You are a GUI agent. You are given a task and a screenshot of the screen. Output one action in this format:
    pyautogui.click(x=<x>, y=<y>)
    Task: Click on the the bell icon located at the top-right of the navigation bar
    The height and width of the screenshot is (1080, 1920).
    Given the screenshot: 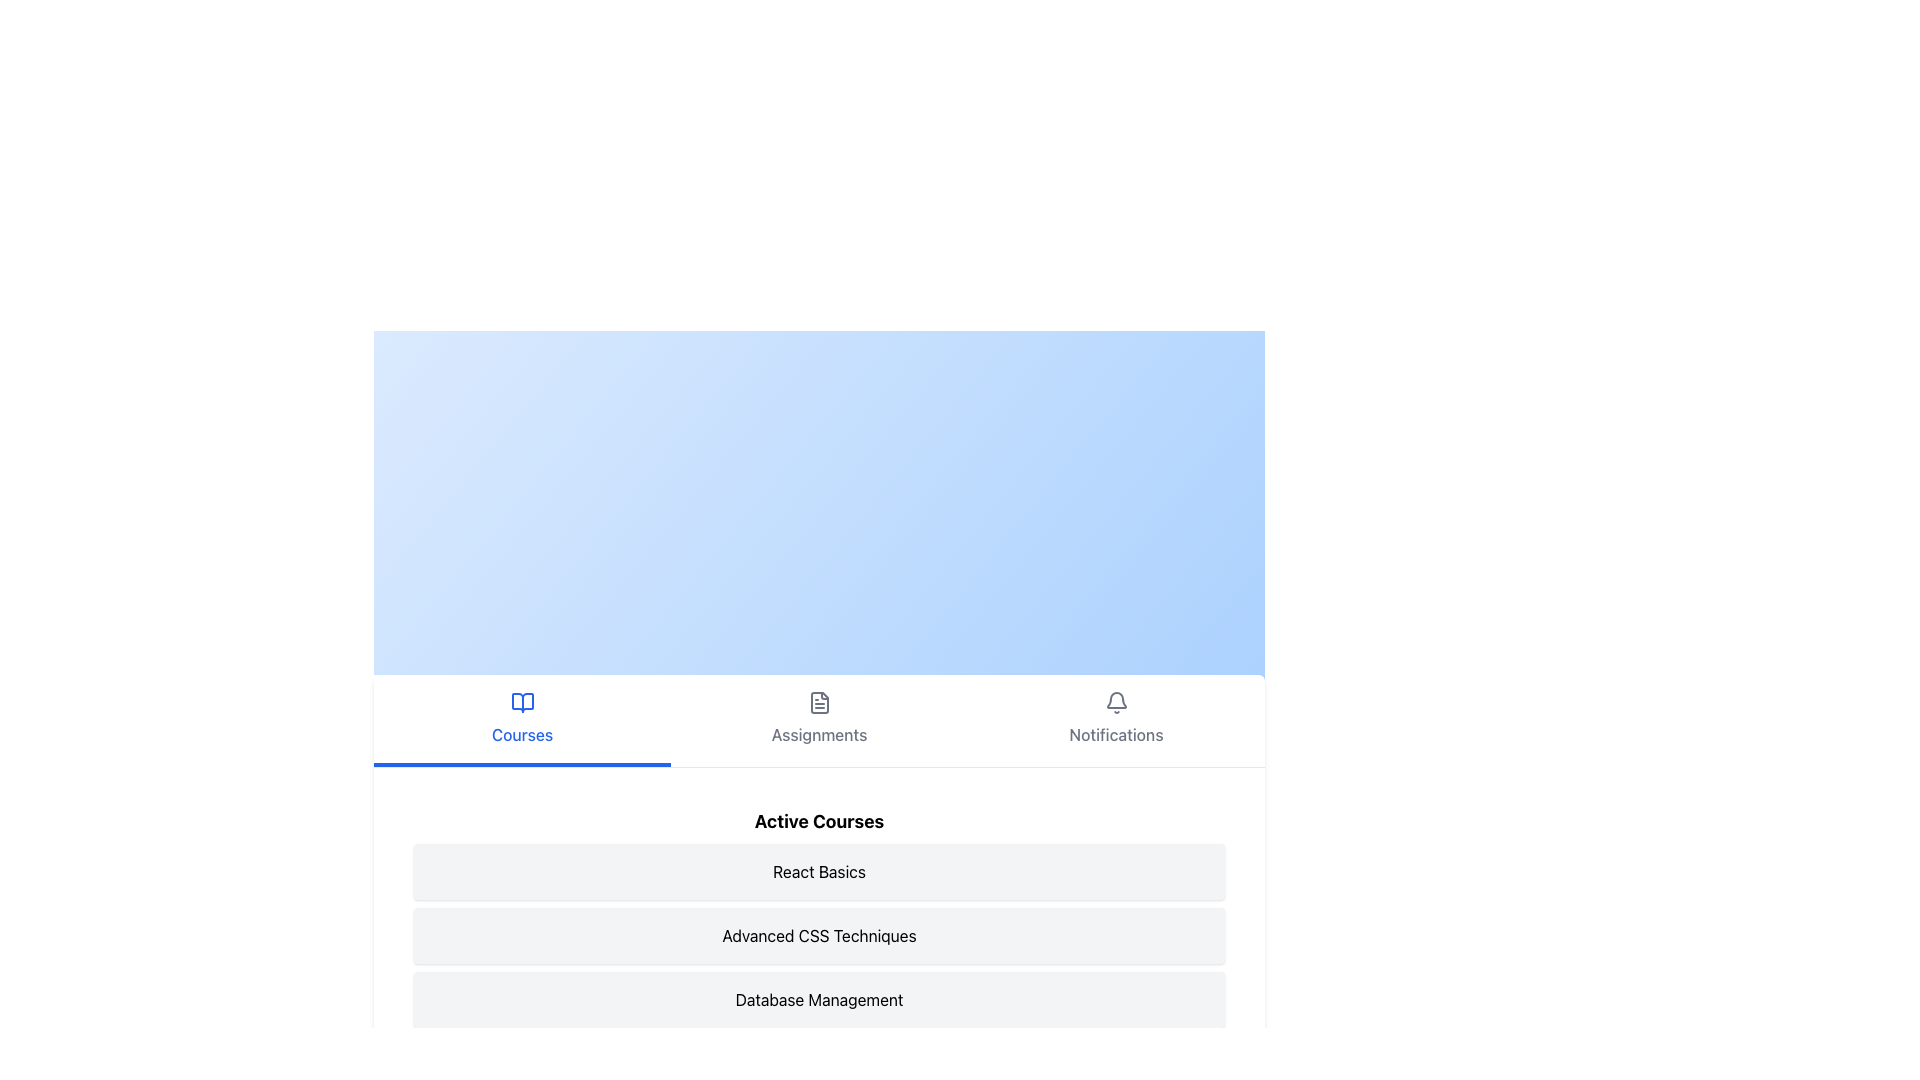 What is the action you would take?
    pyautogui.click(x=1115, y=701)
    